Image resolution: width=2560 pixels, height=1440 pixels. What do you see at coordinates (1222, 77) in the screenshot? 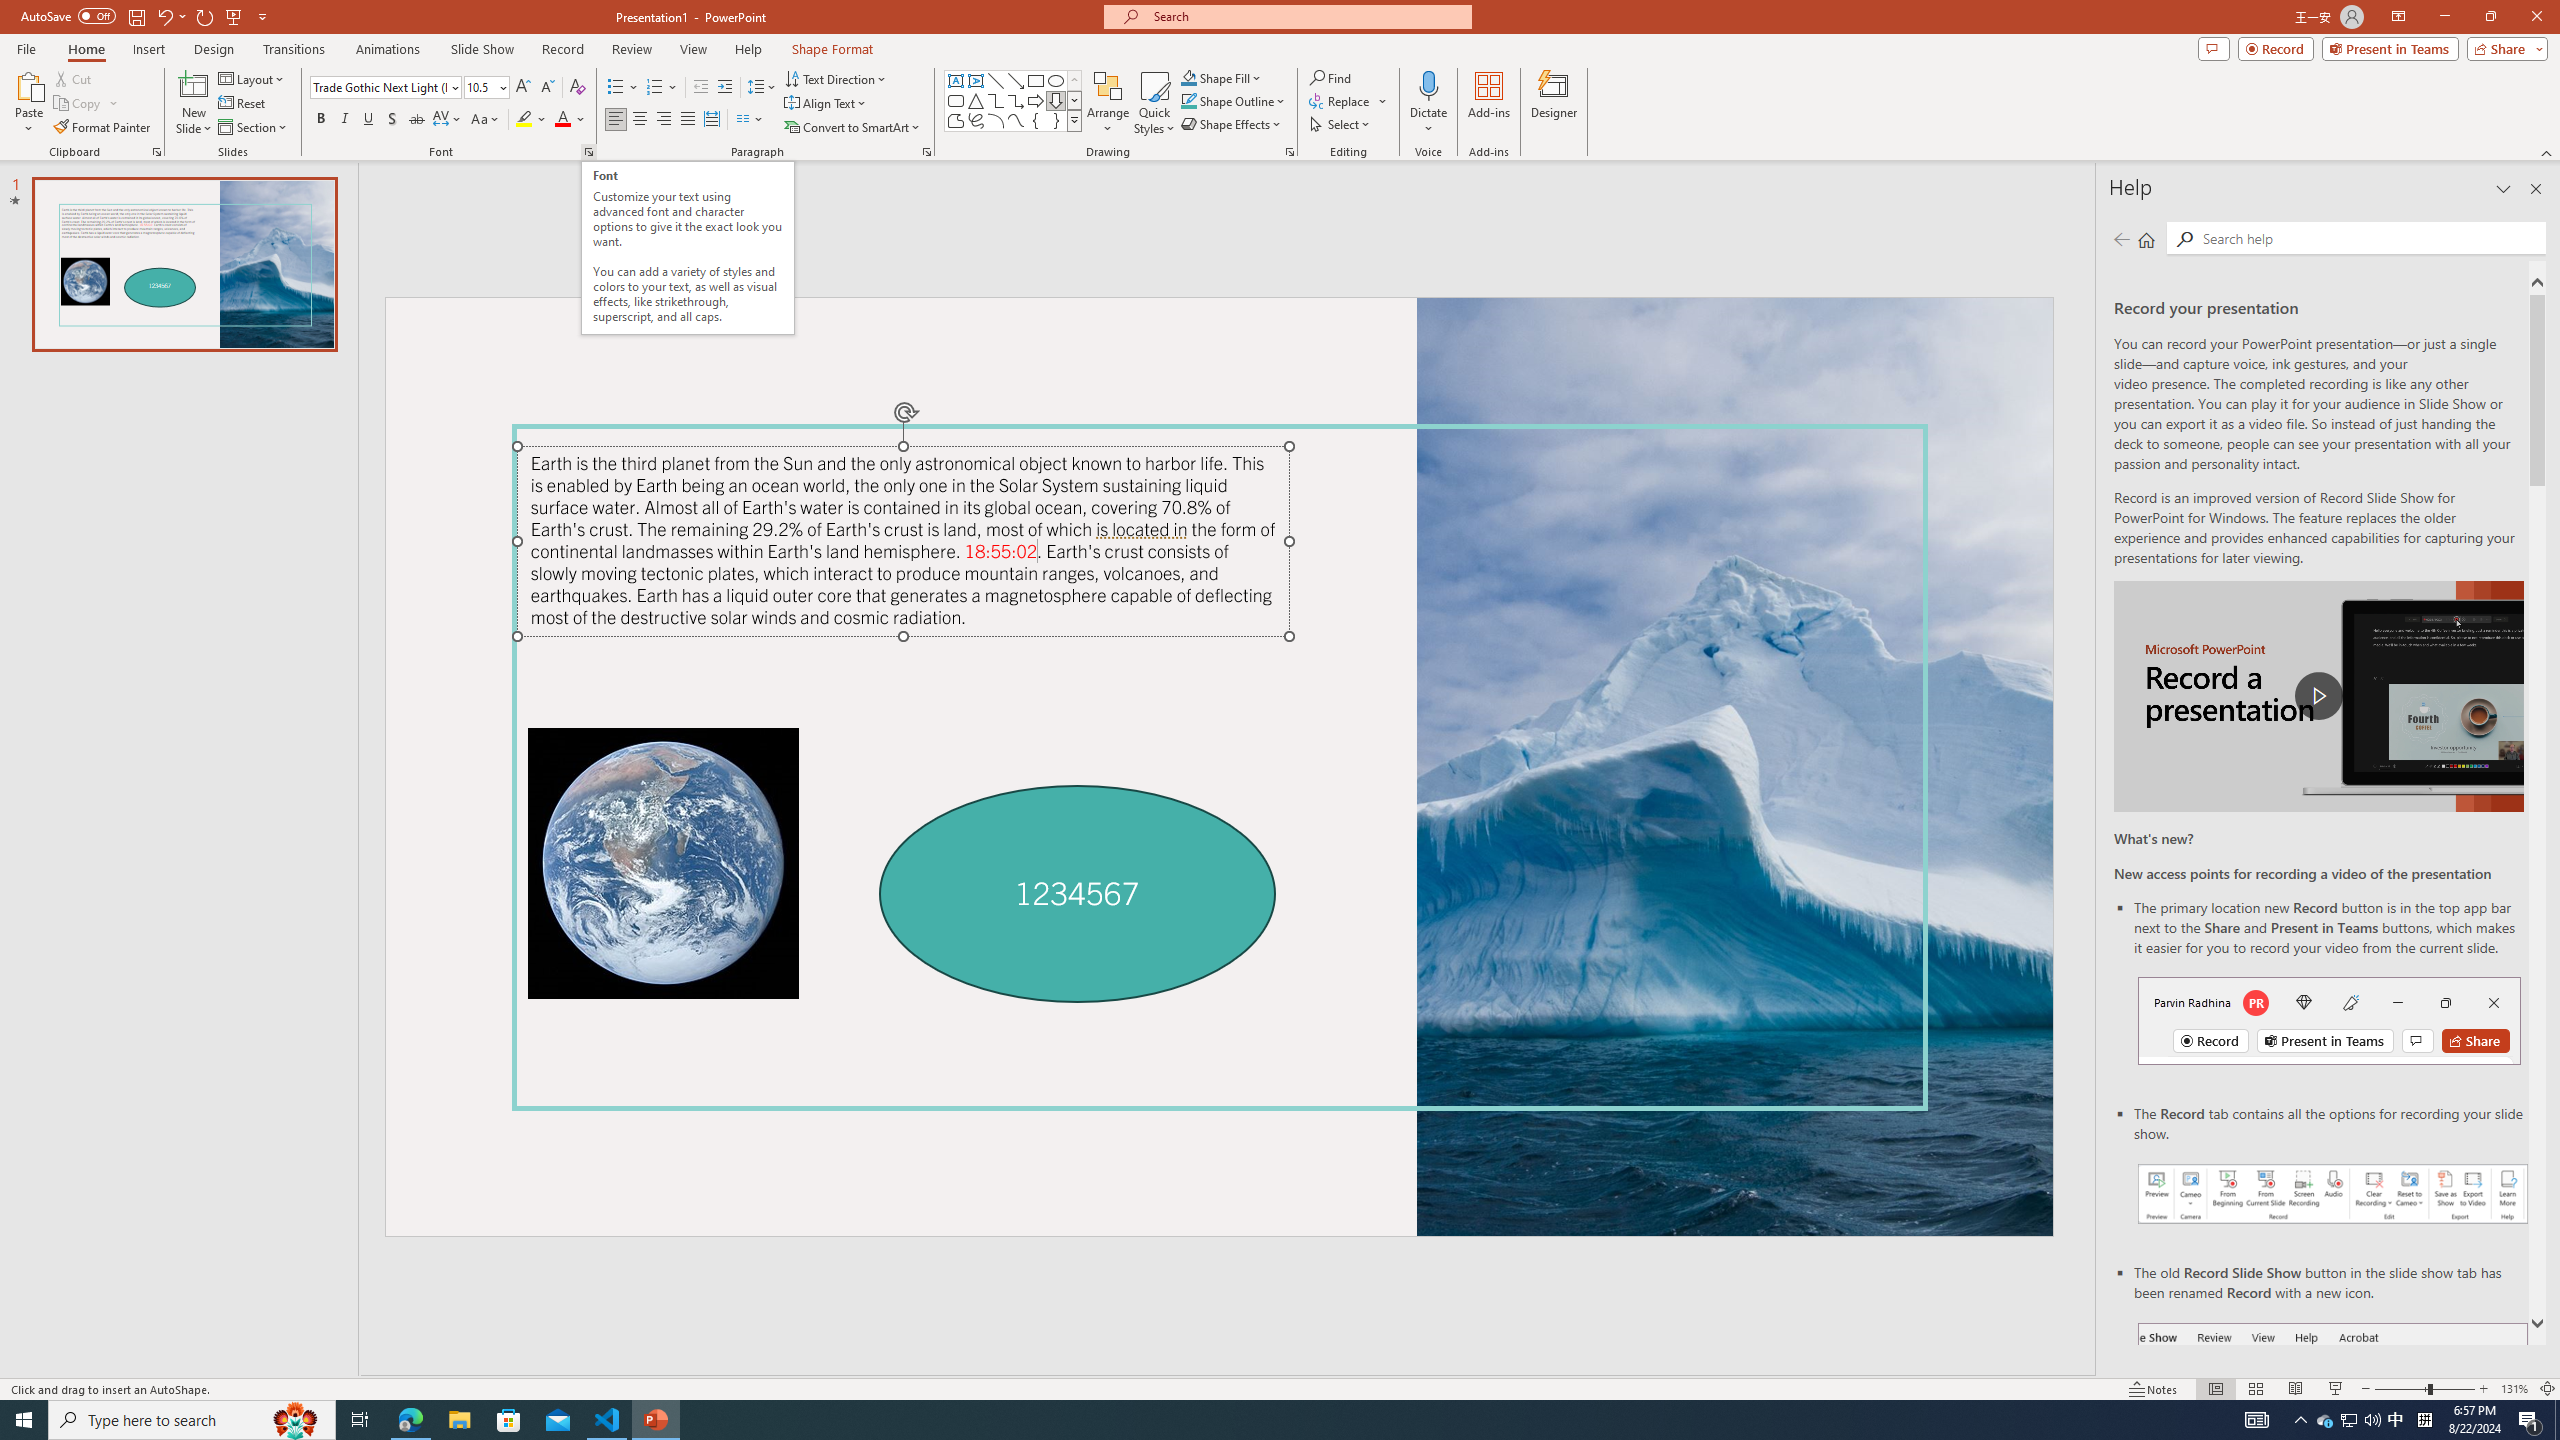
I see `'Shape Fill'` at bounding box center [1222, 77].